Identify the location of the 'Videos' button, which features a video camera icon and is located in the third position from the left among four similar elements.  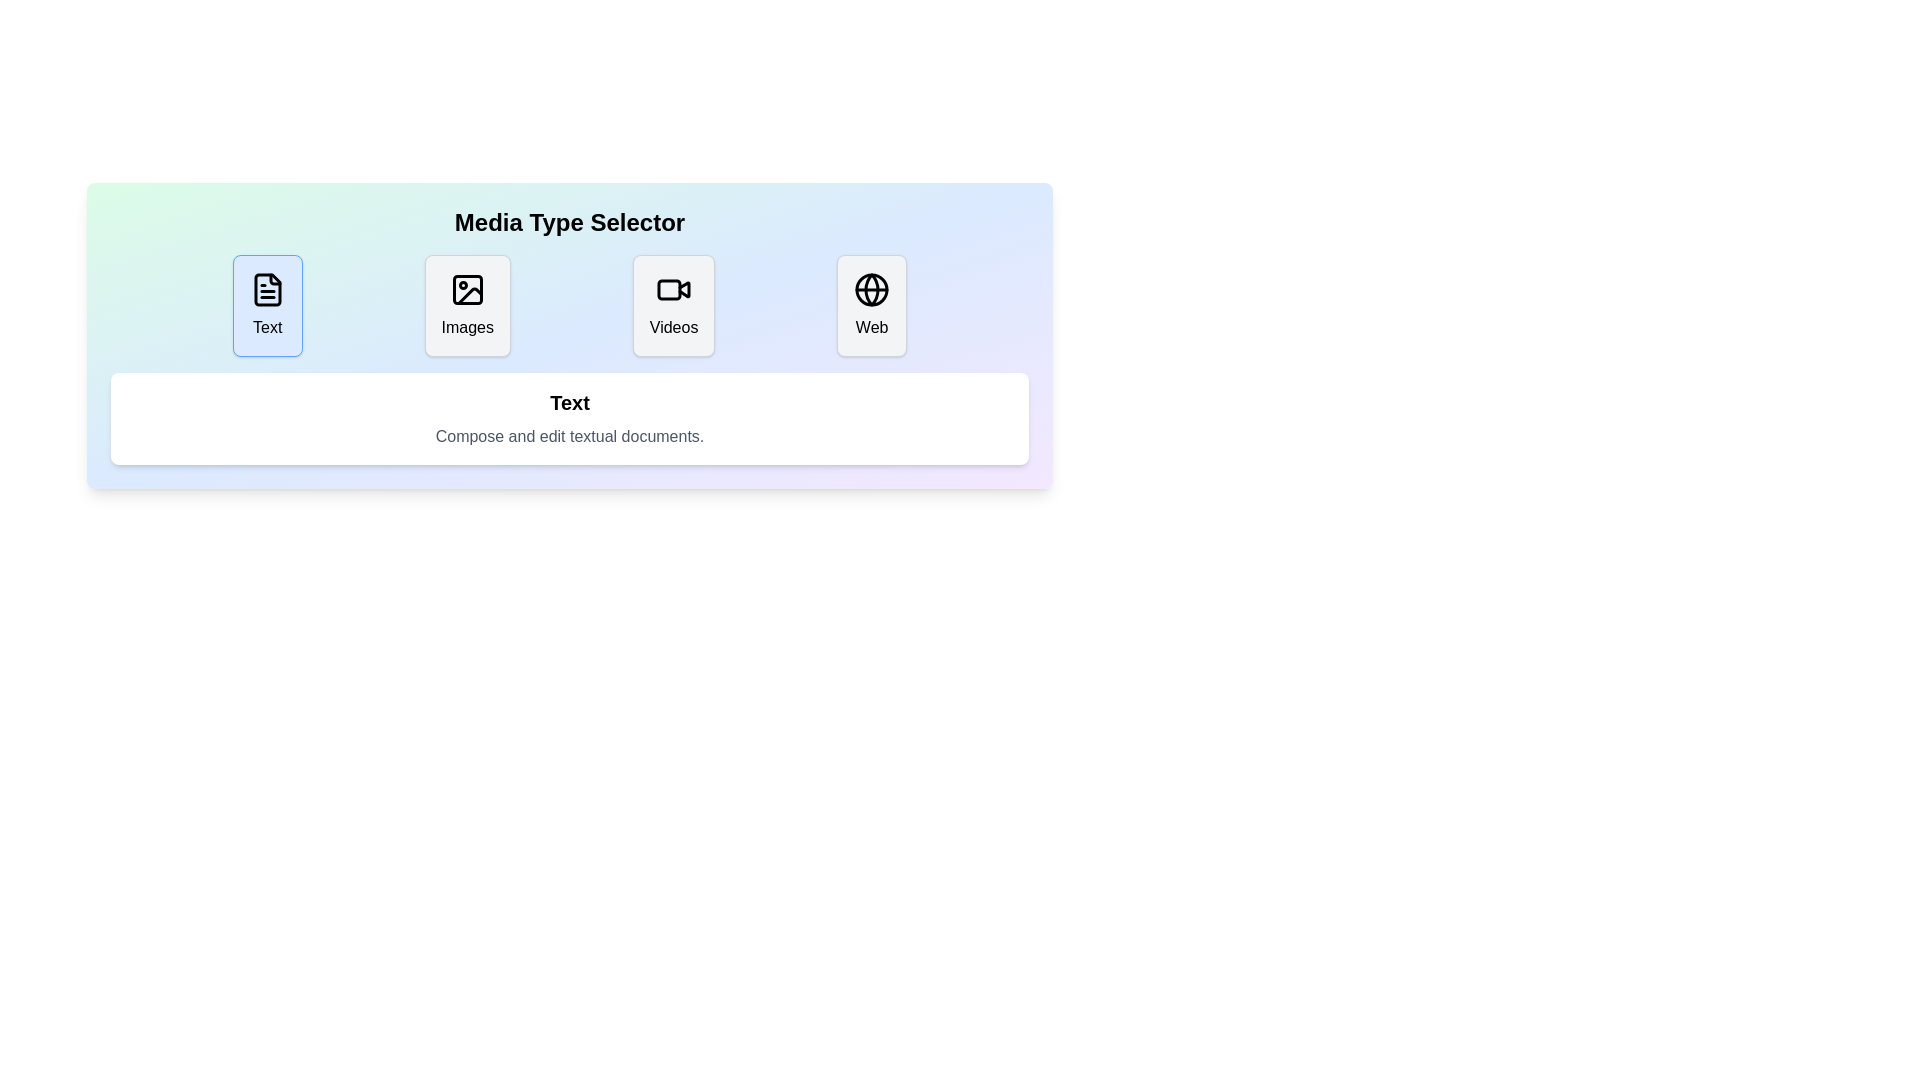
(674, 305).